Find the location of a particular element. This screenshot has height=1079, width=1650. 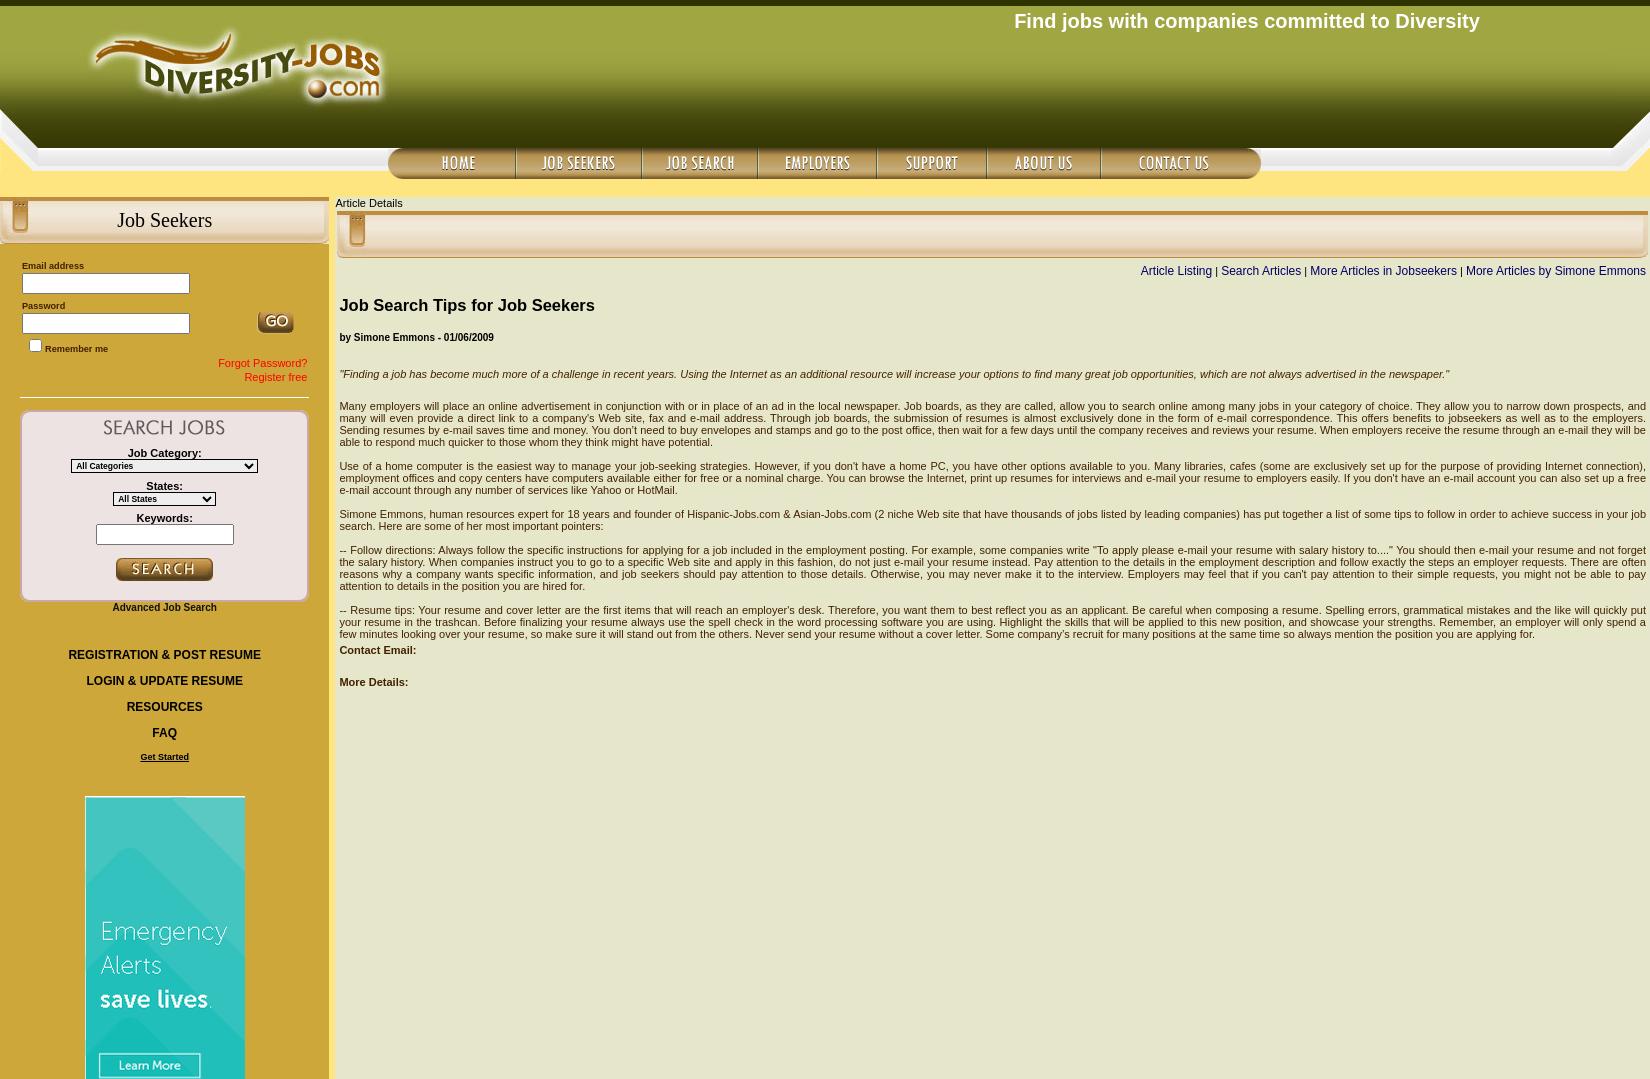

'Article Details' is located at coordinates (334, 202).